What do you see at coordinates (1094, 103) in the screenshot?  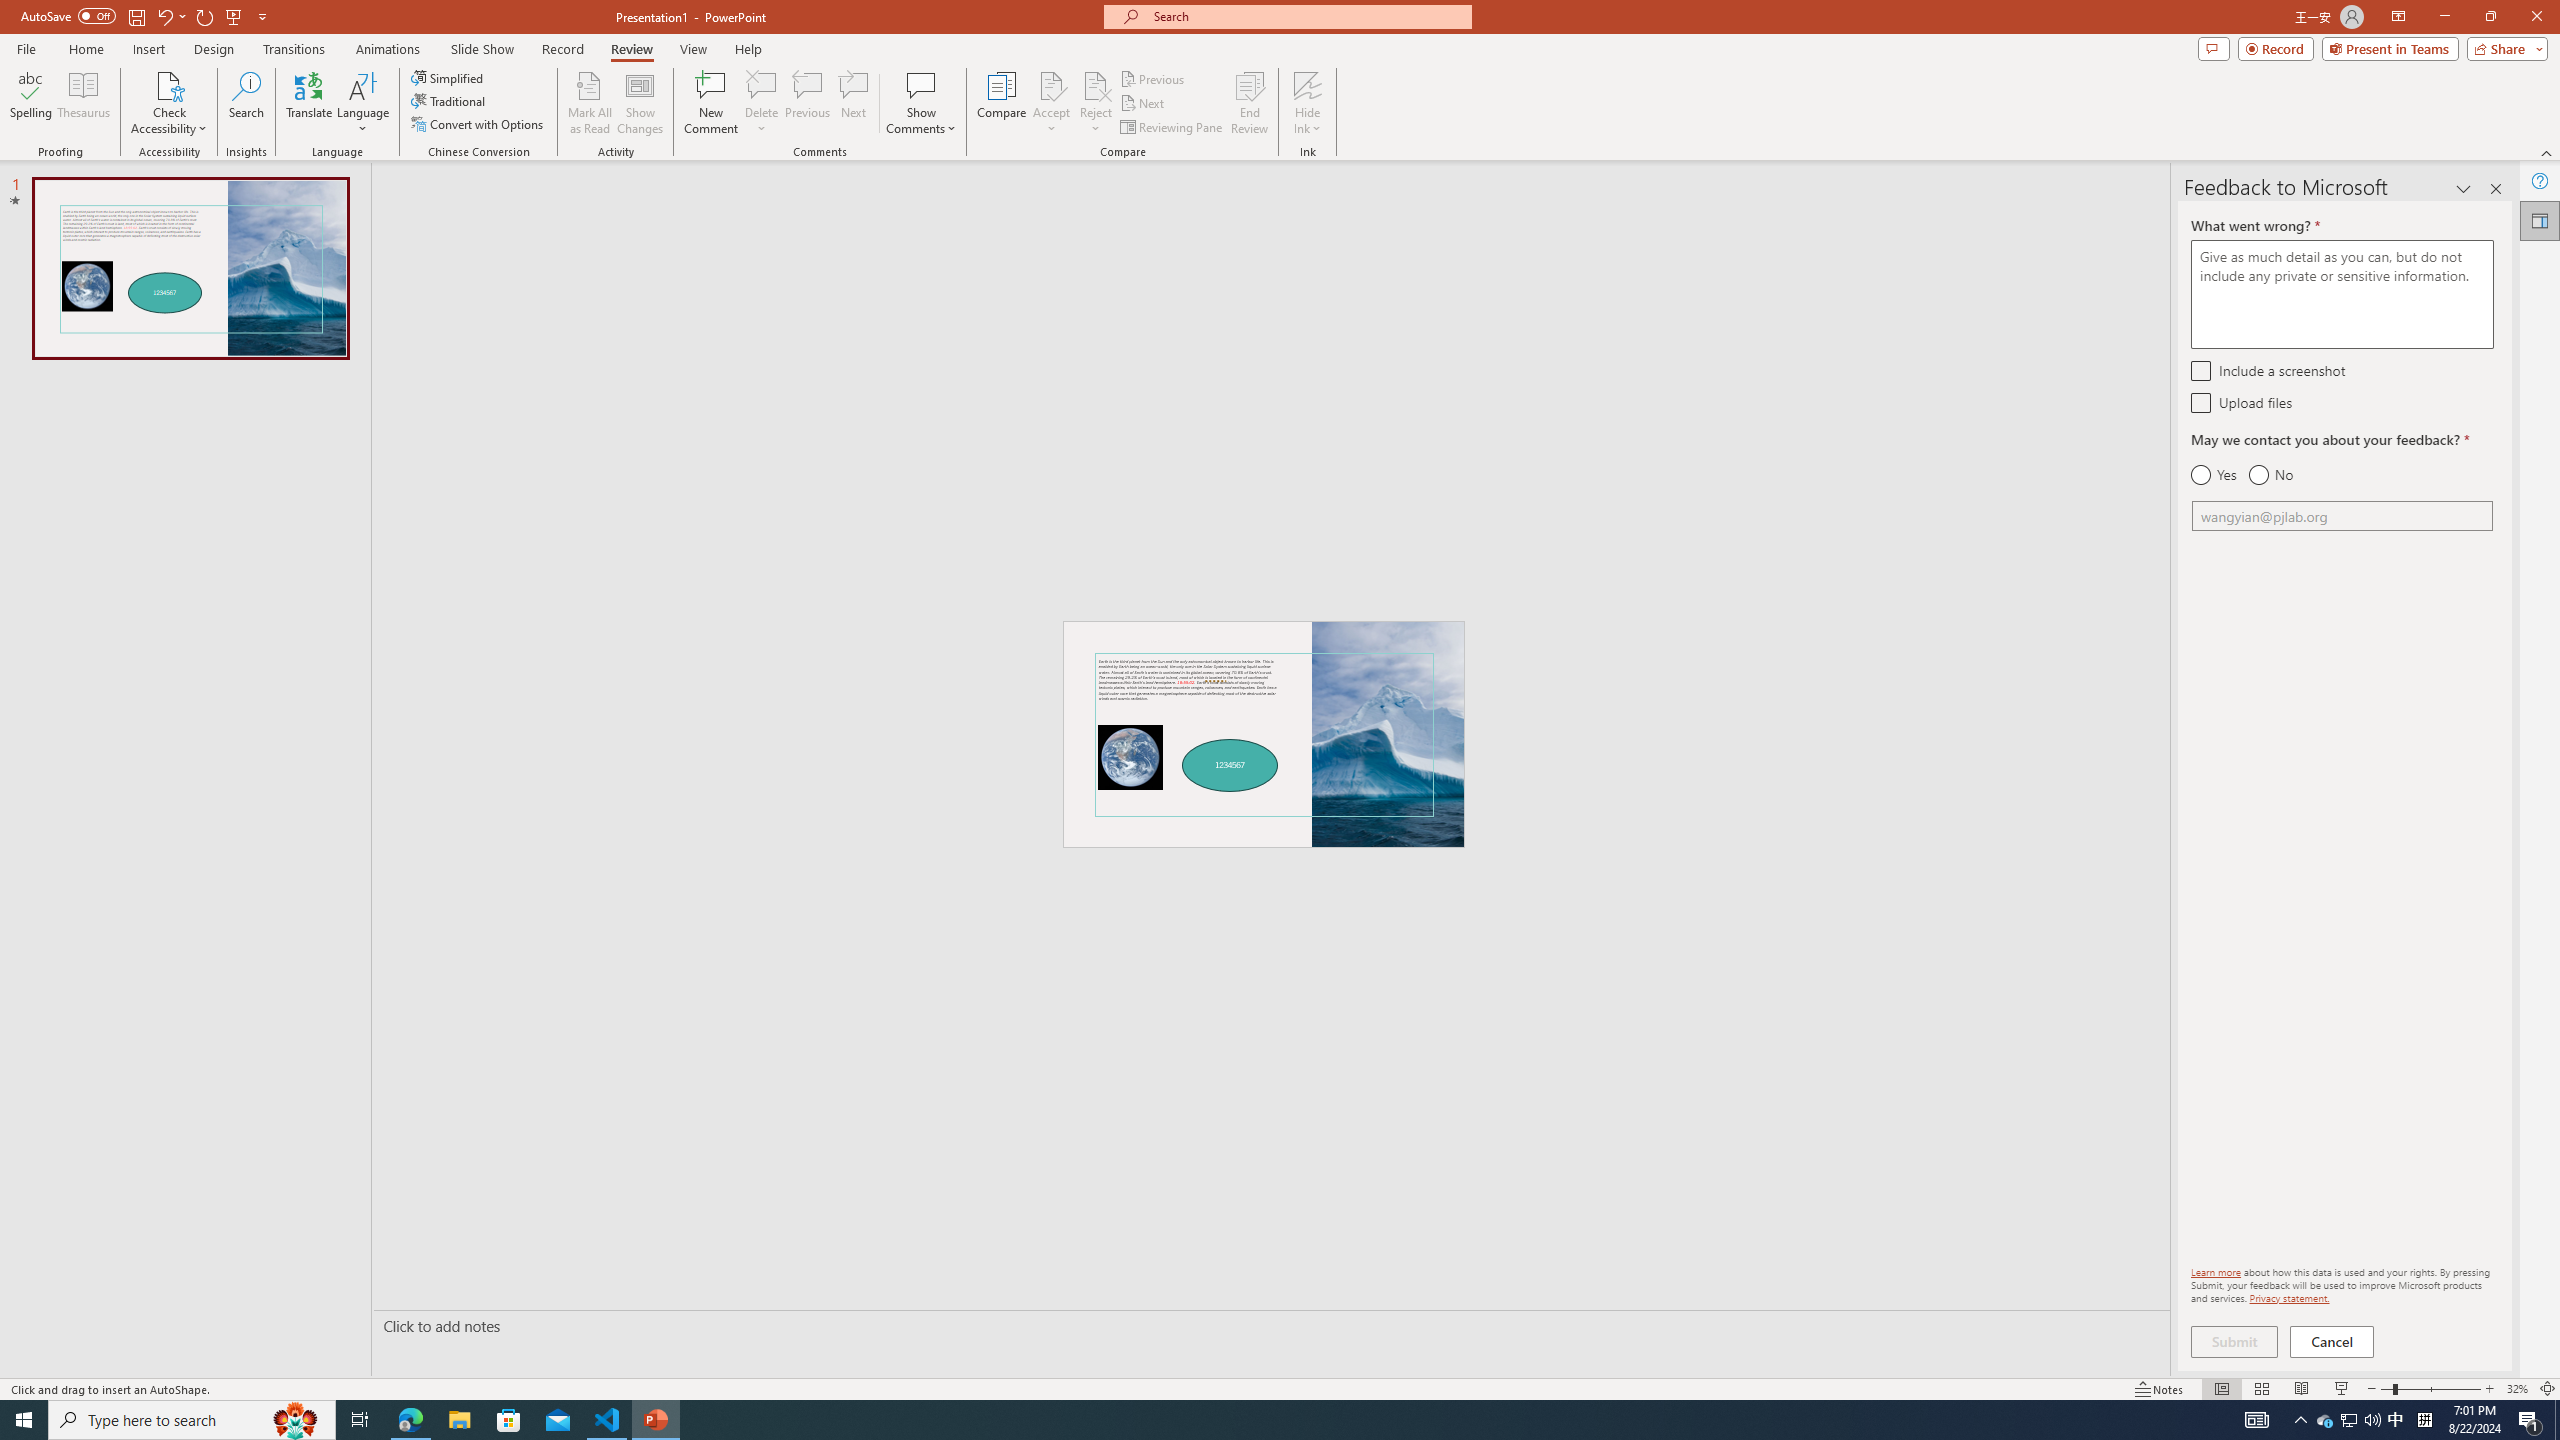 I see `'Reject'` at bounding box center [1094, 103].